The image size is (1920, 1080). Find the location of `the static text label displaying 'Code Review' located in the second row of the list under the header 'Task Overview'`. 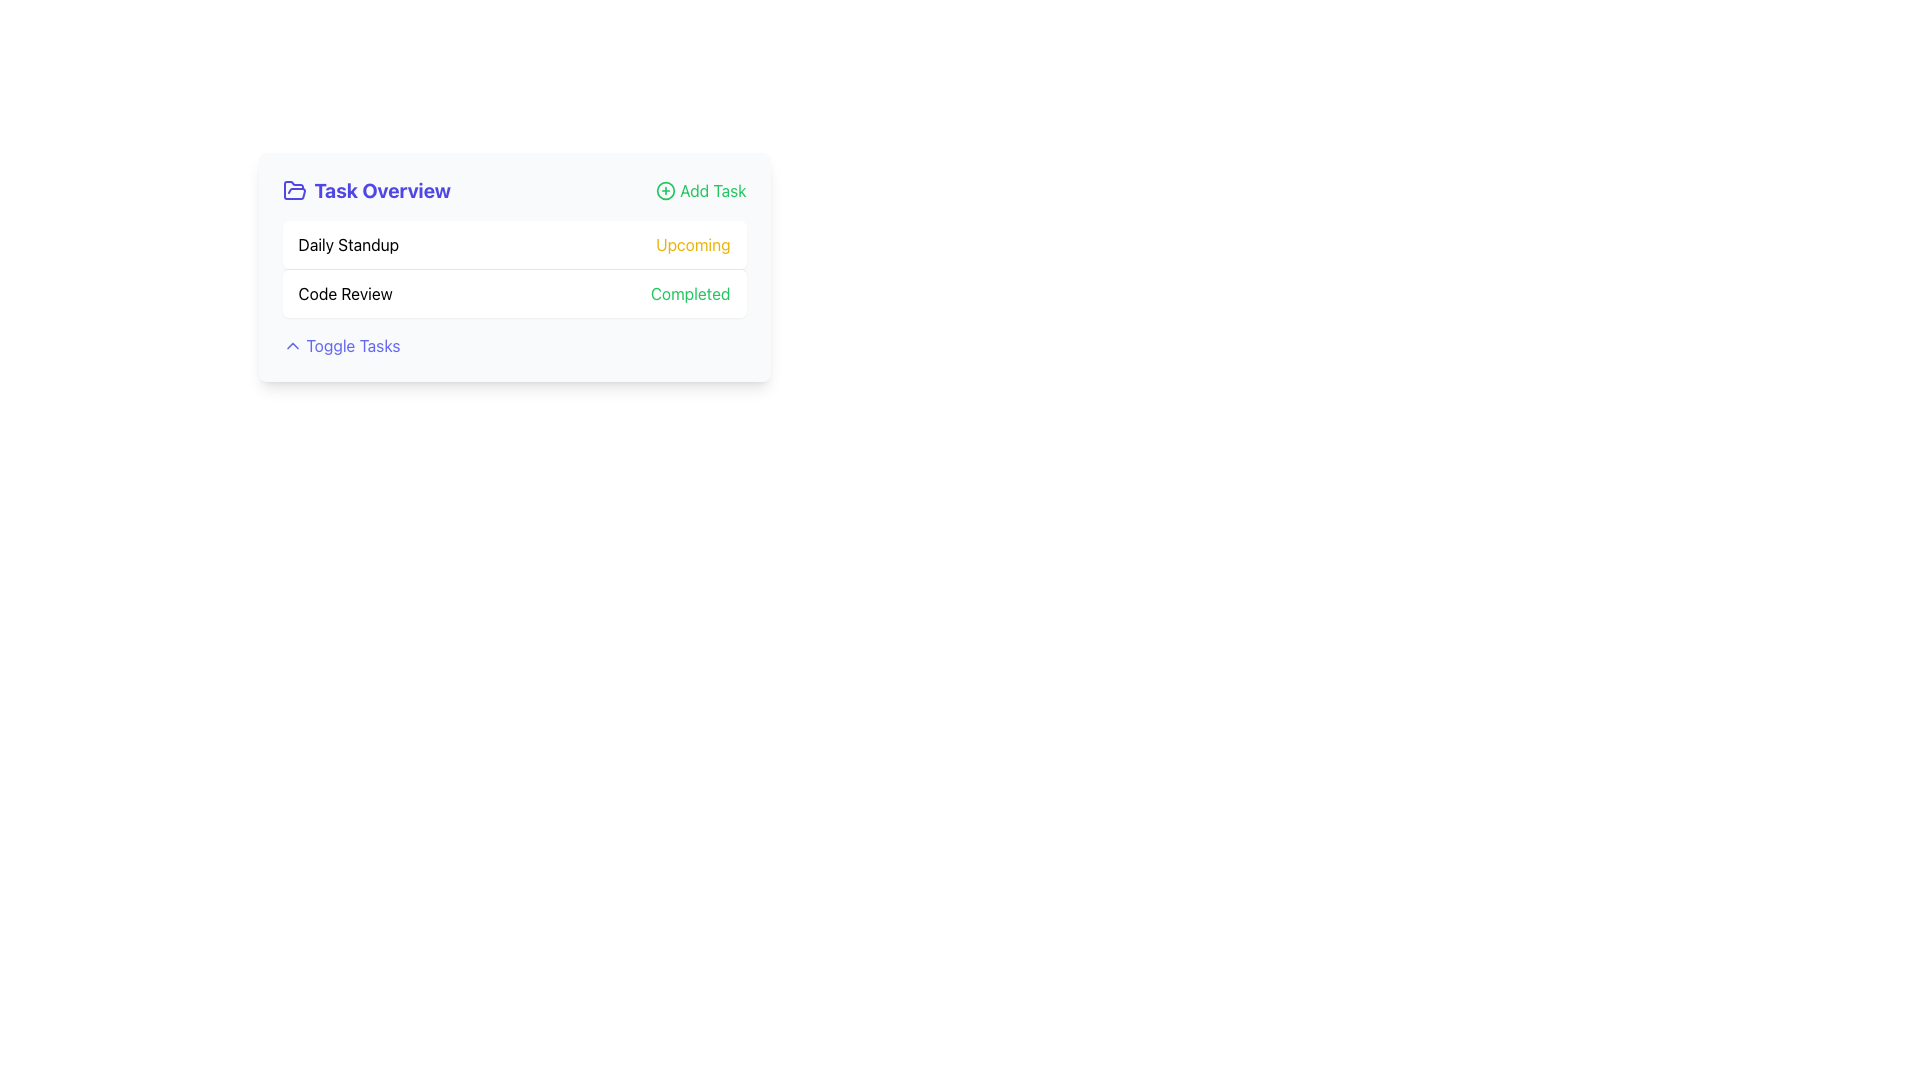

the static text label displaying 'Code Review' located in the second row of the list under the header 'Task Overview' is located at coordinates (345, 293).